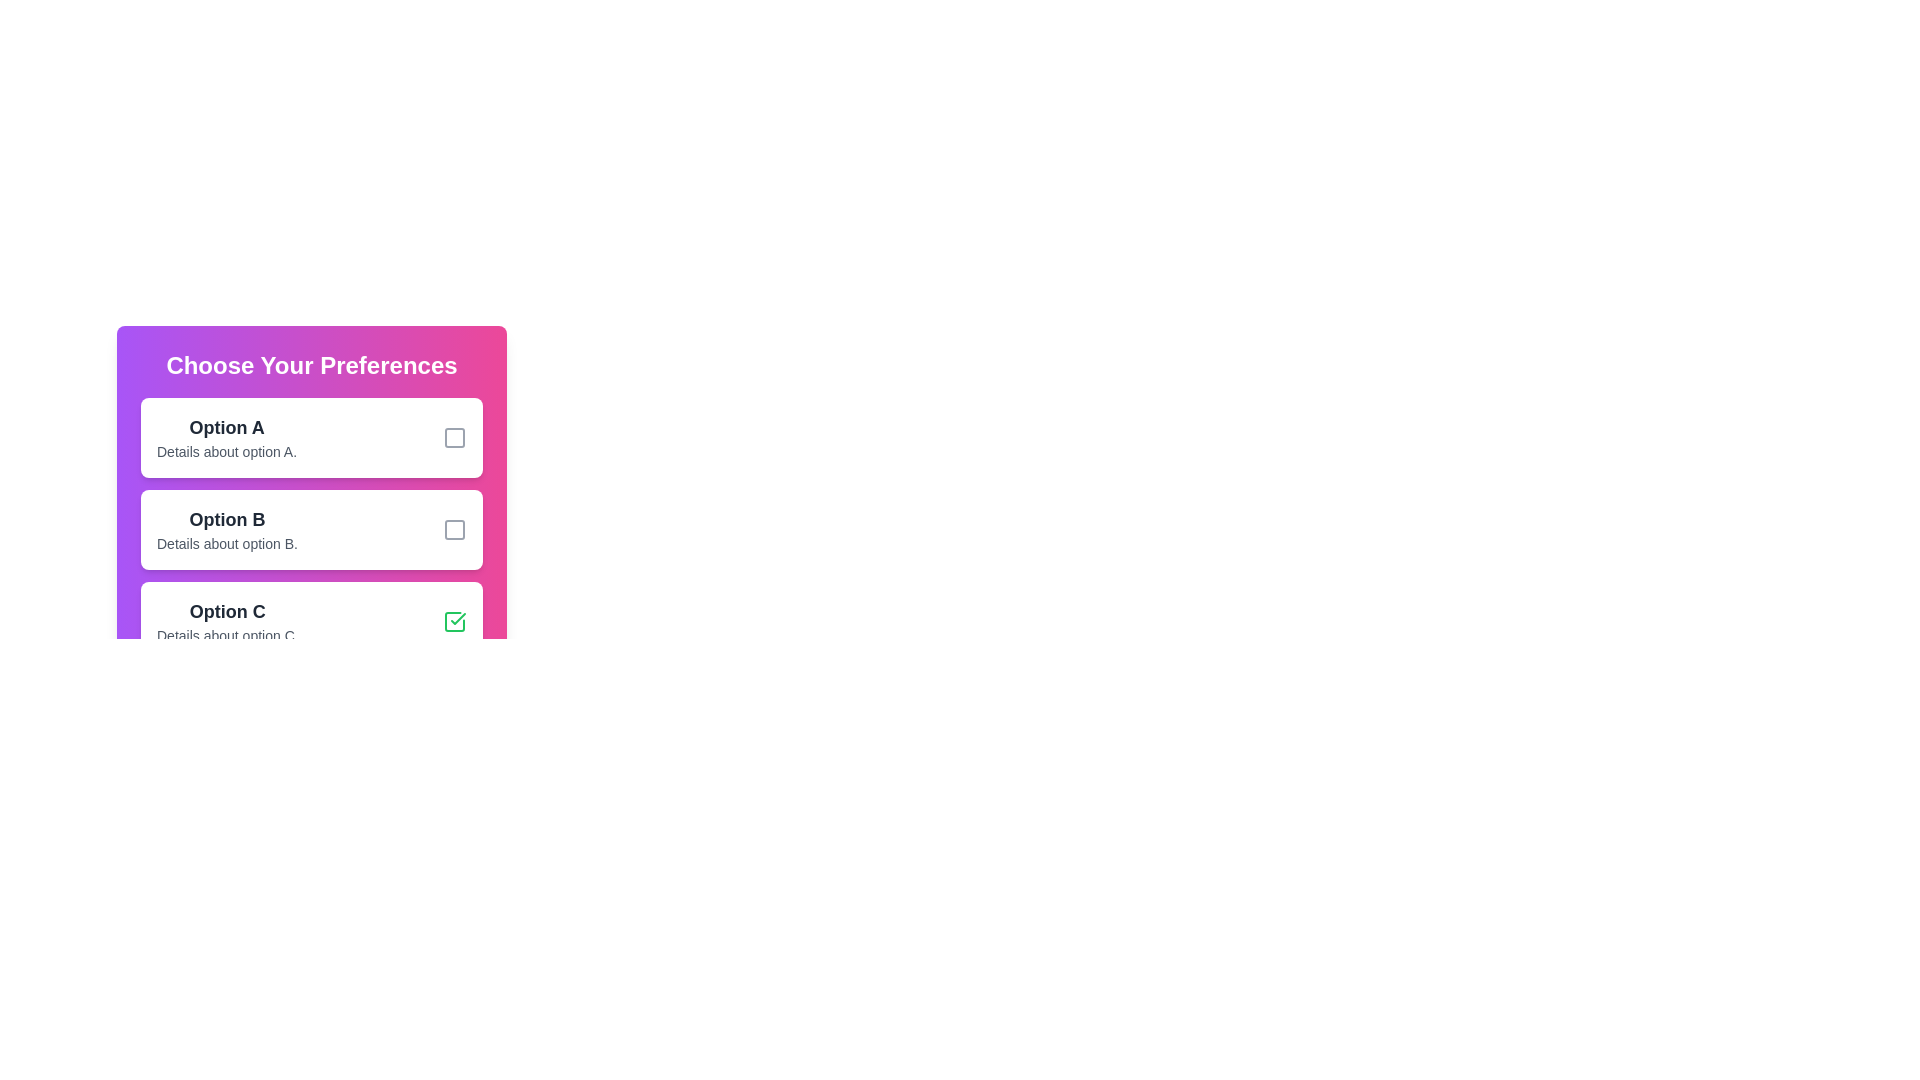 This screenshot has width=1920, height=1080. What do you see at coordinates (227, 620) in the screenshot?
I see `the List Item (Text Component) labeled 'Option C' for accessibility purposes` at bounding box center [227, 620].